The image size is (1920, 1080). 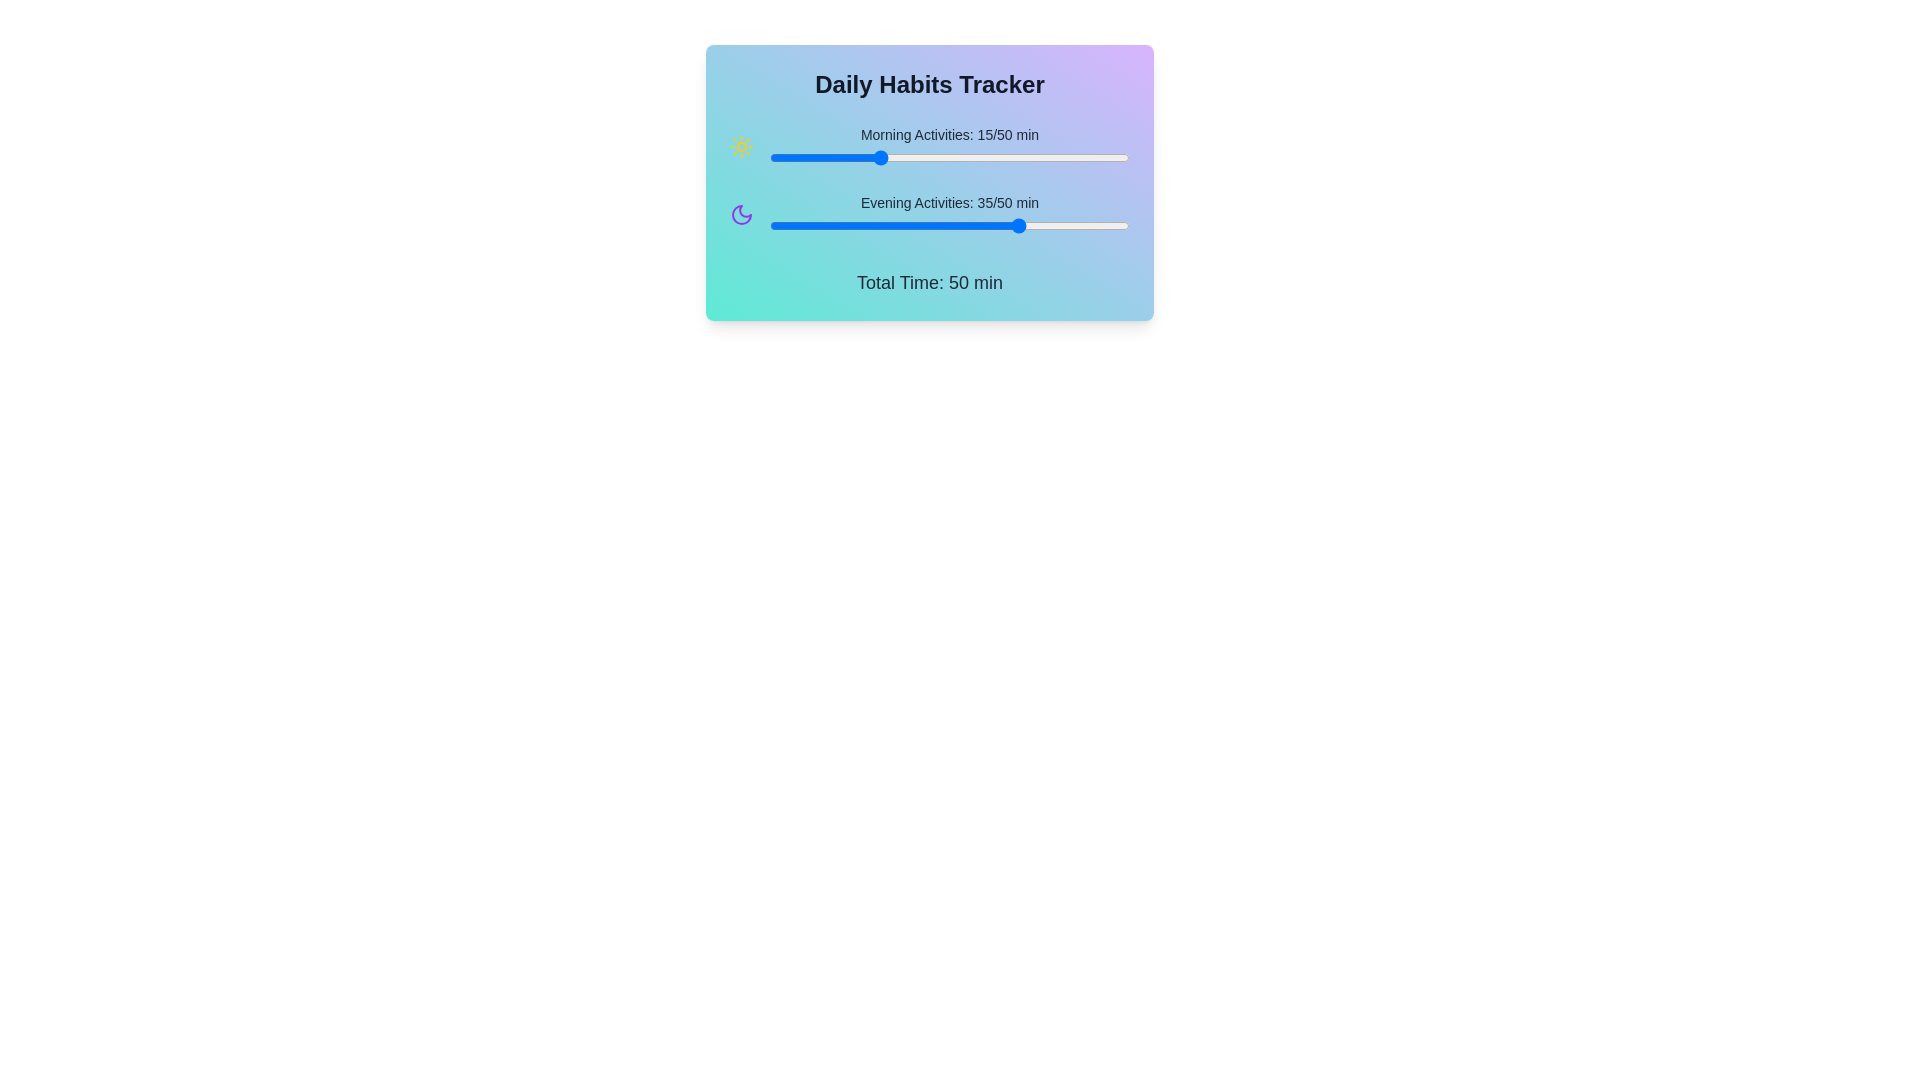 I want to click on the 'Morning Activities' slider, so click(x=878, y=157).